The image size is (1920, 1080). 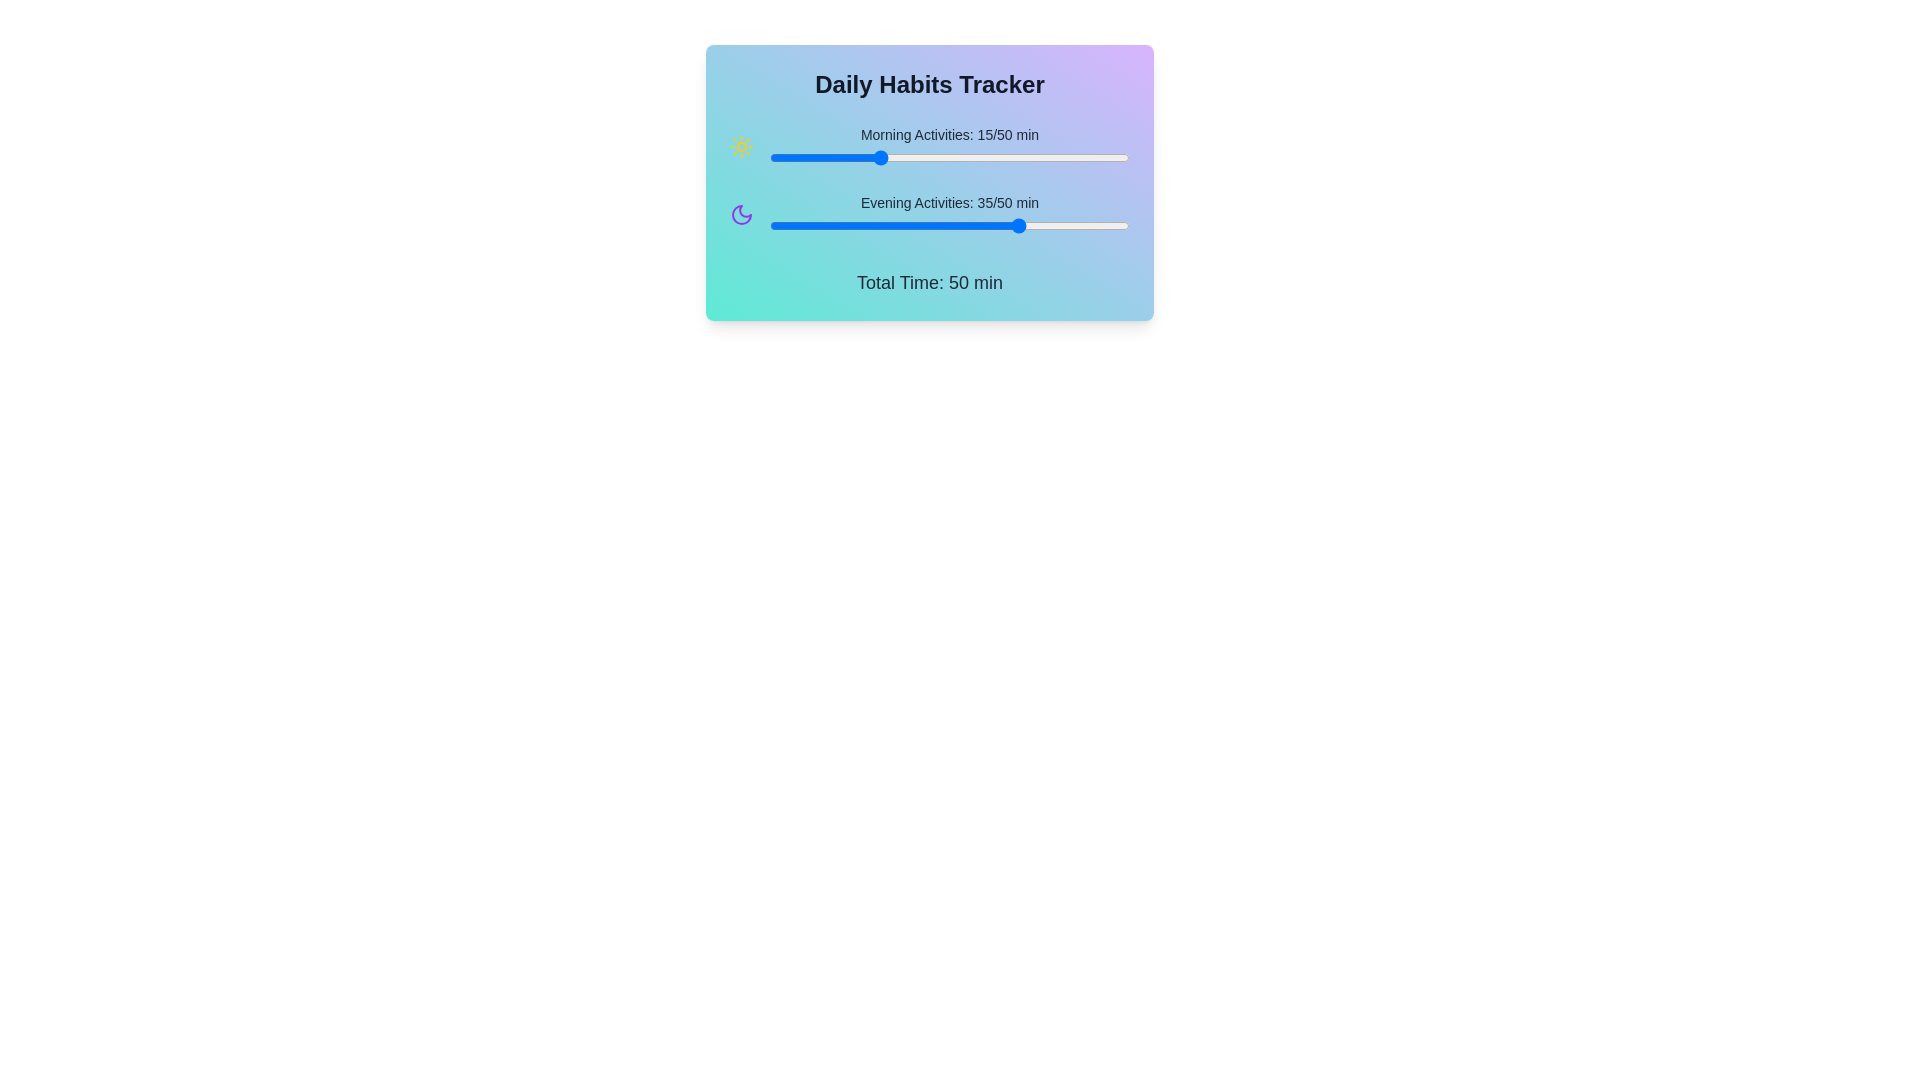 I want to click on the 'Morning Activities' slider, so click(x=878, y=157).